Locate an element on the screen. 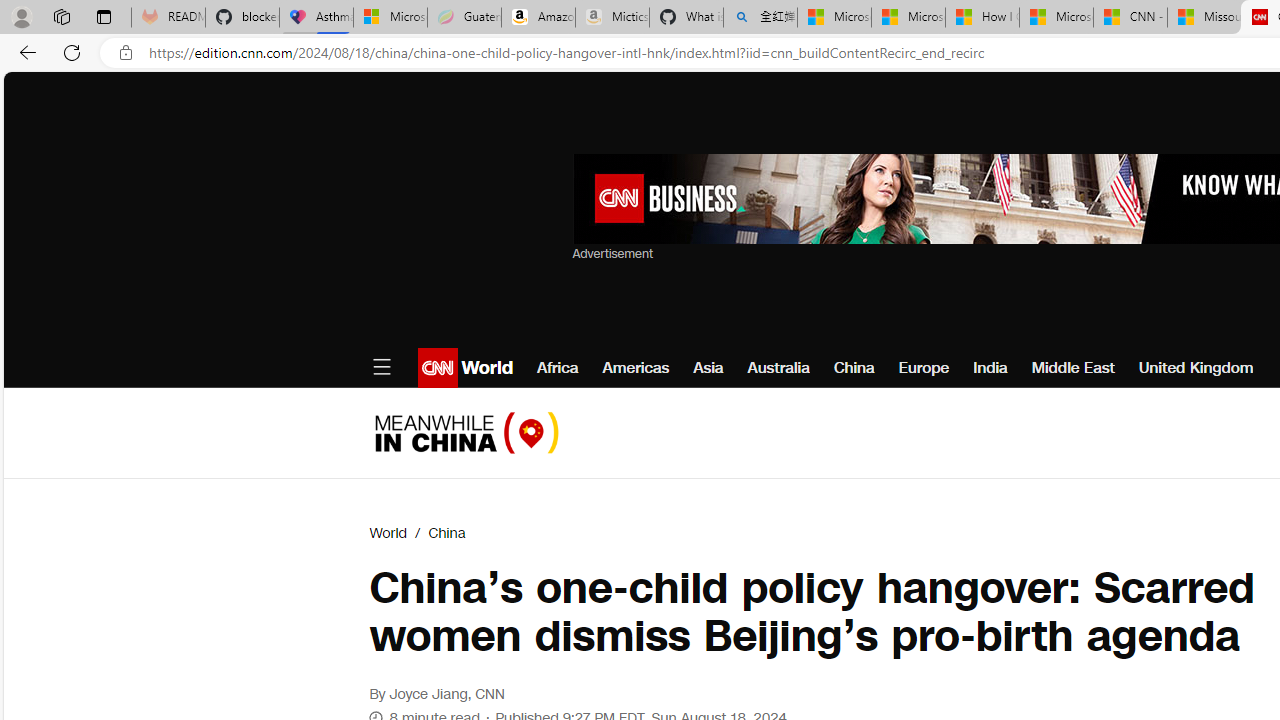 This screenshot has height=720, width=1280. 'India' is located at coordinates (990, 367).